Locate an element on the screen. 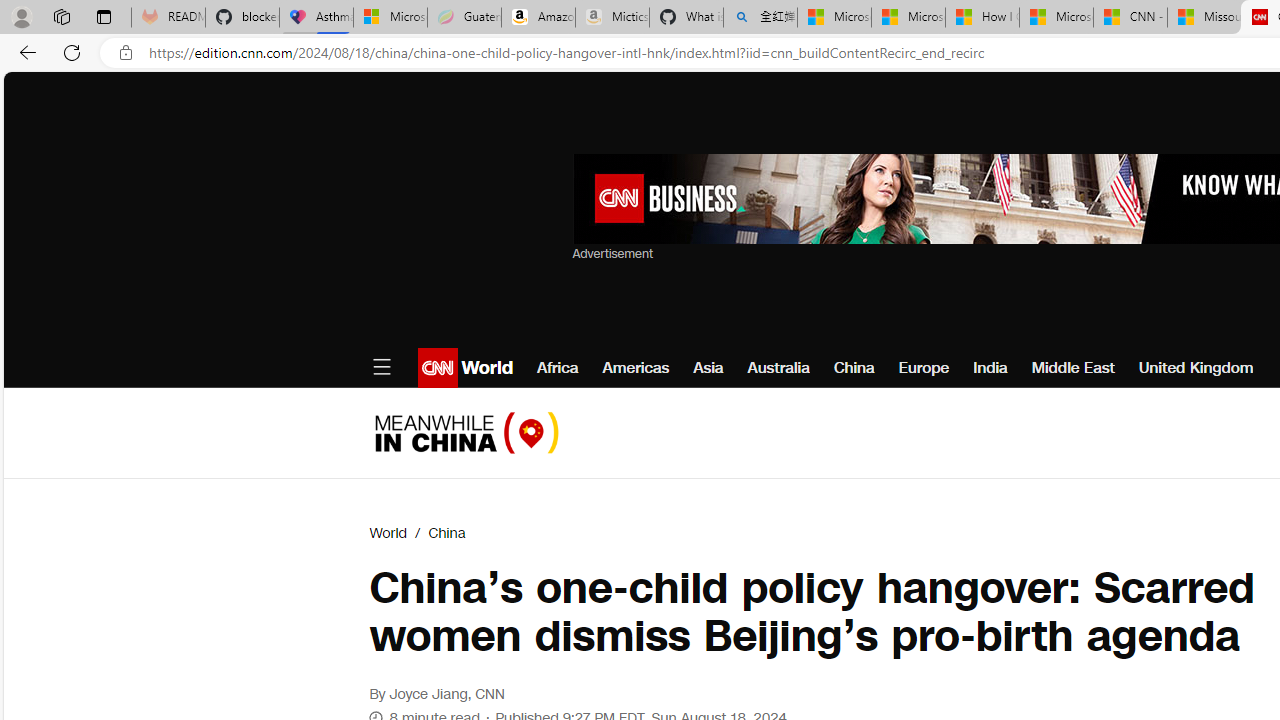 This screenshot has height=720, width=1280. 'India' is located at coordinates (990, 367).